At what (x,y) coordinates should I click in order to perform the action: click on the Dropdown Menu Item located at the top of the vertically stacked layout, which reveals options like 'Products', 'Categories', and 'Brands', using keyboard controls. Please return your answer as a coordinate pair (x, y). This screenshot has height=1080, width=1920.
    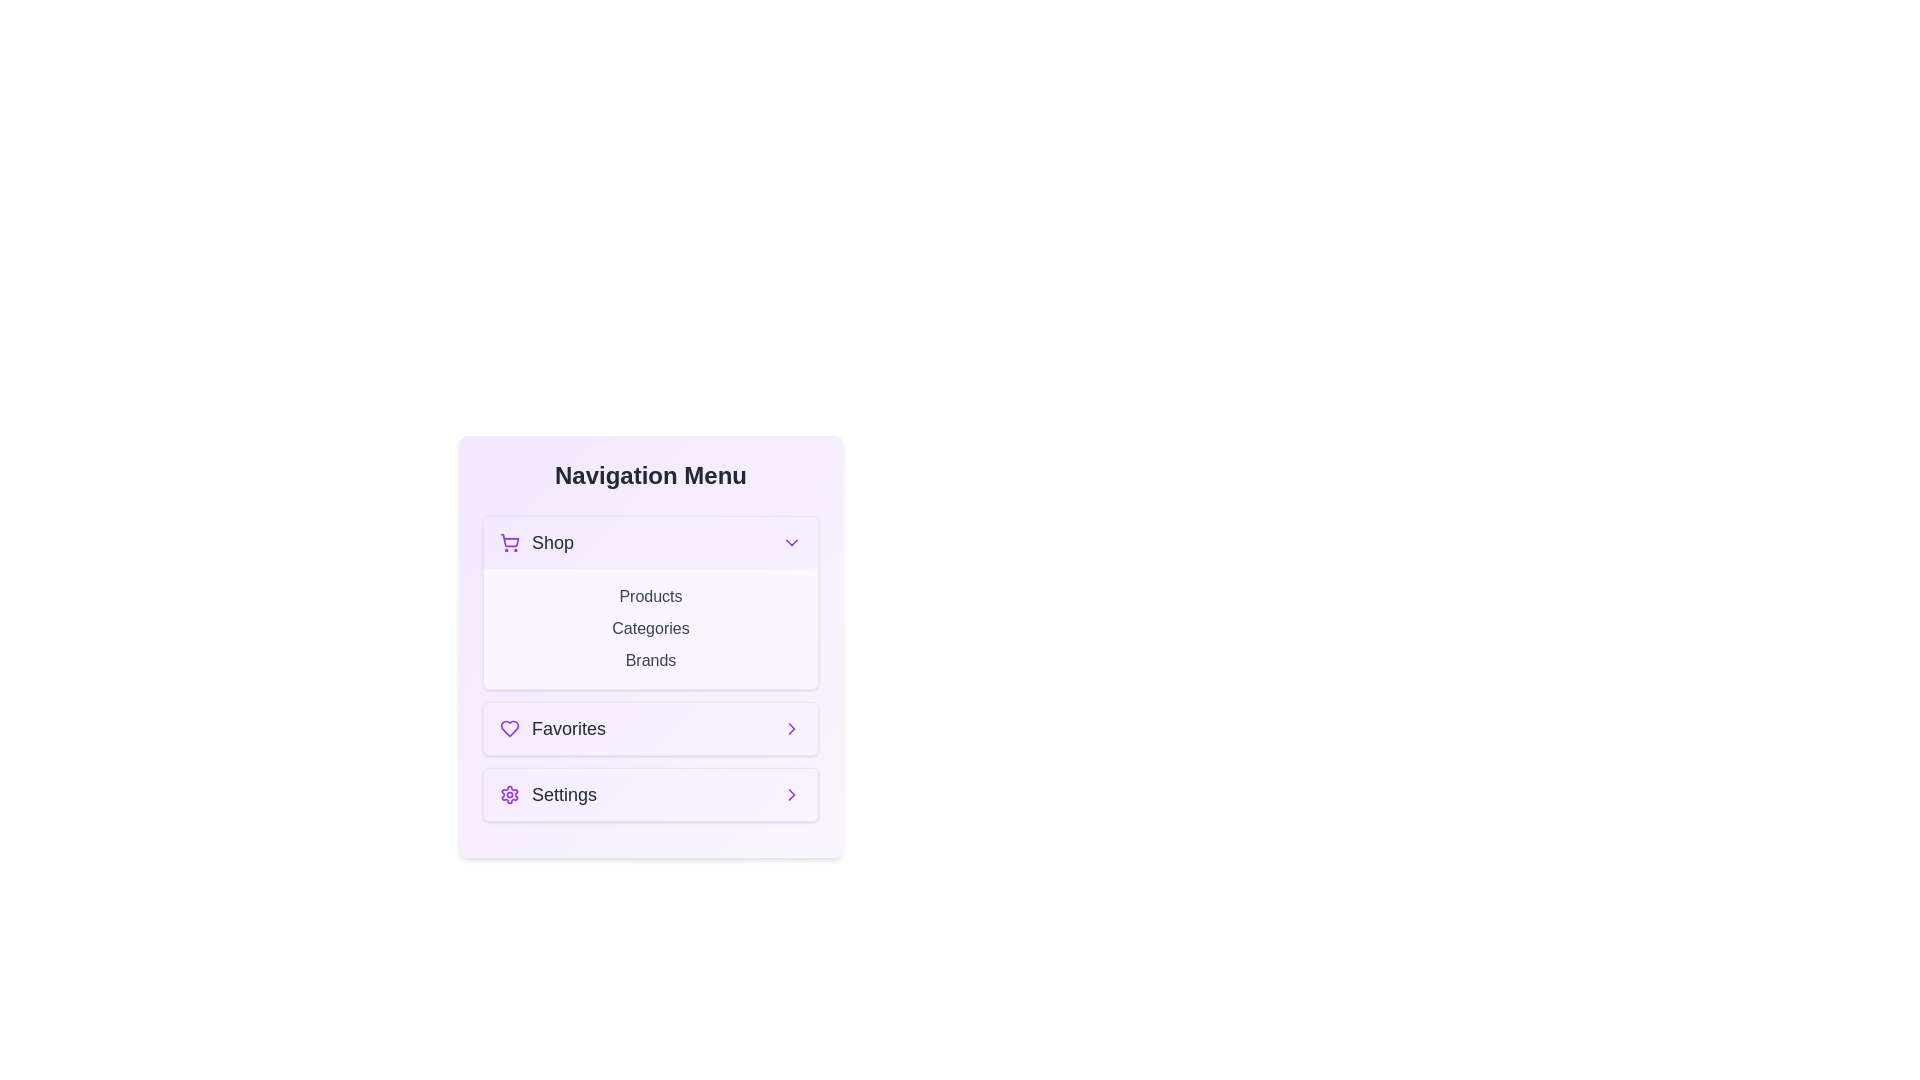
    Looking at the image, I should click on (651, 543).